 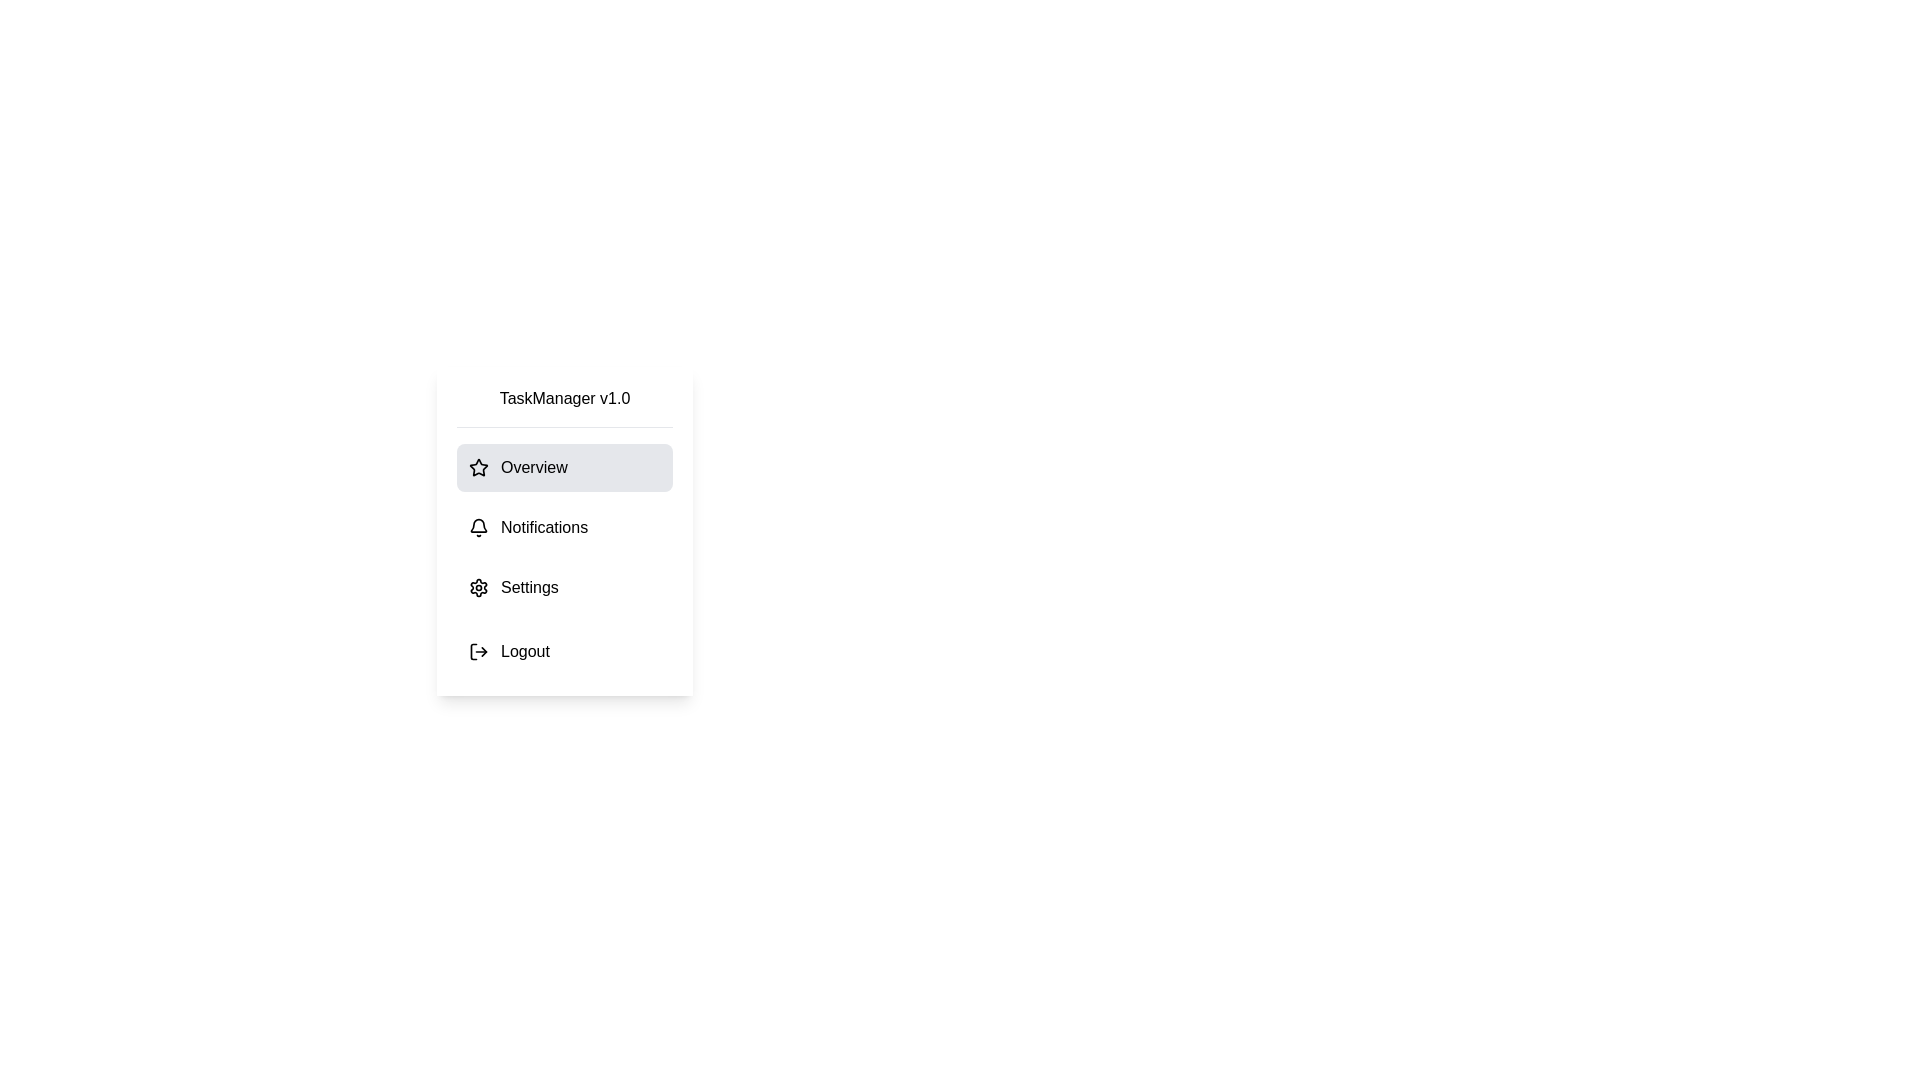 What do you see at coordinates (544, 527) in the screenshot?
I see `text of the 'Notifications' label, which is the second menu item in the vertical list under 'TaskManager v1.0'` at bounding box center [544, 527].